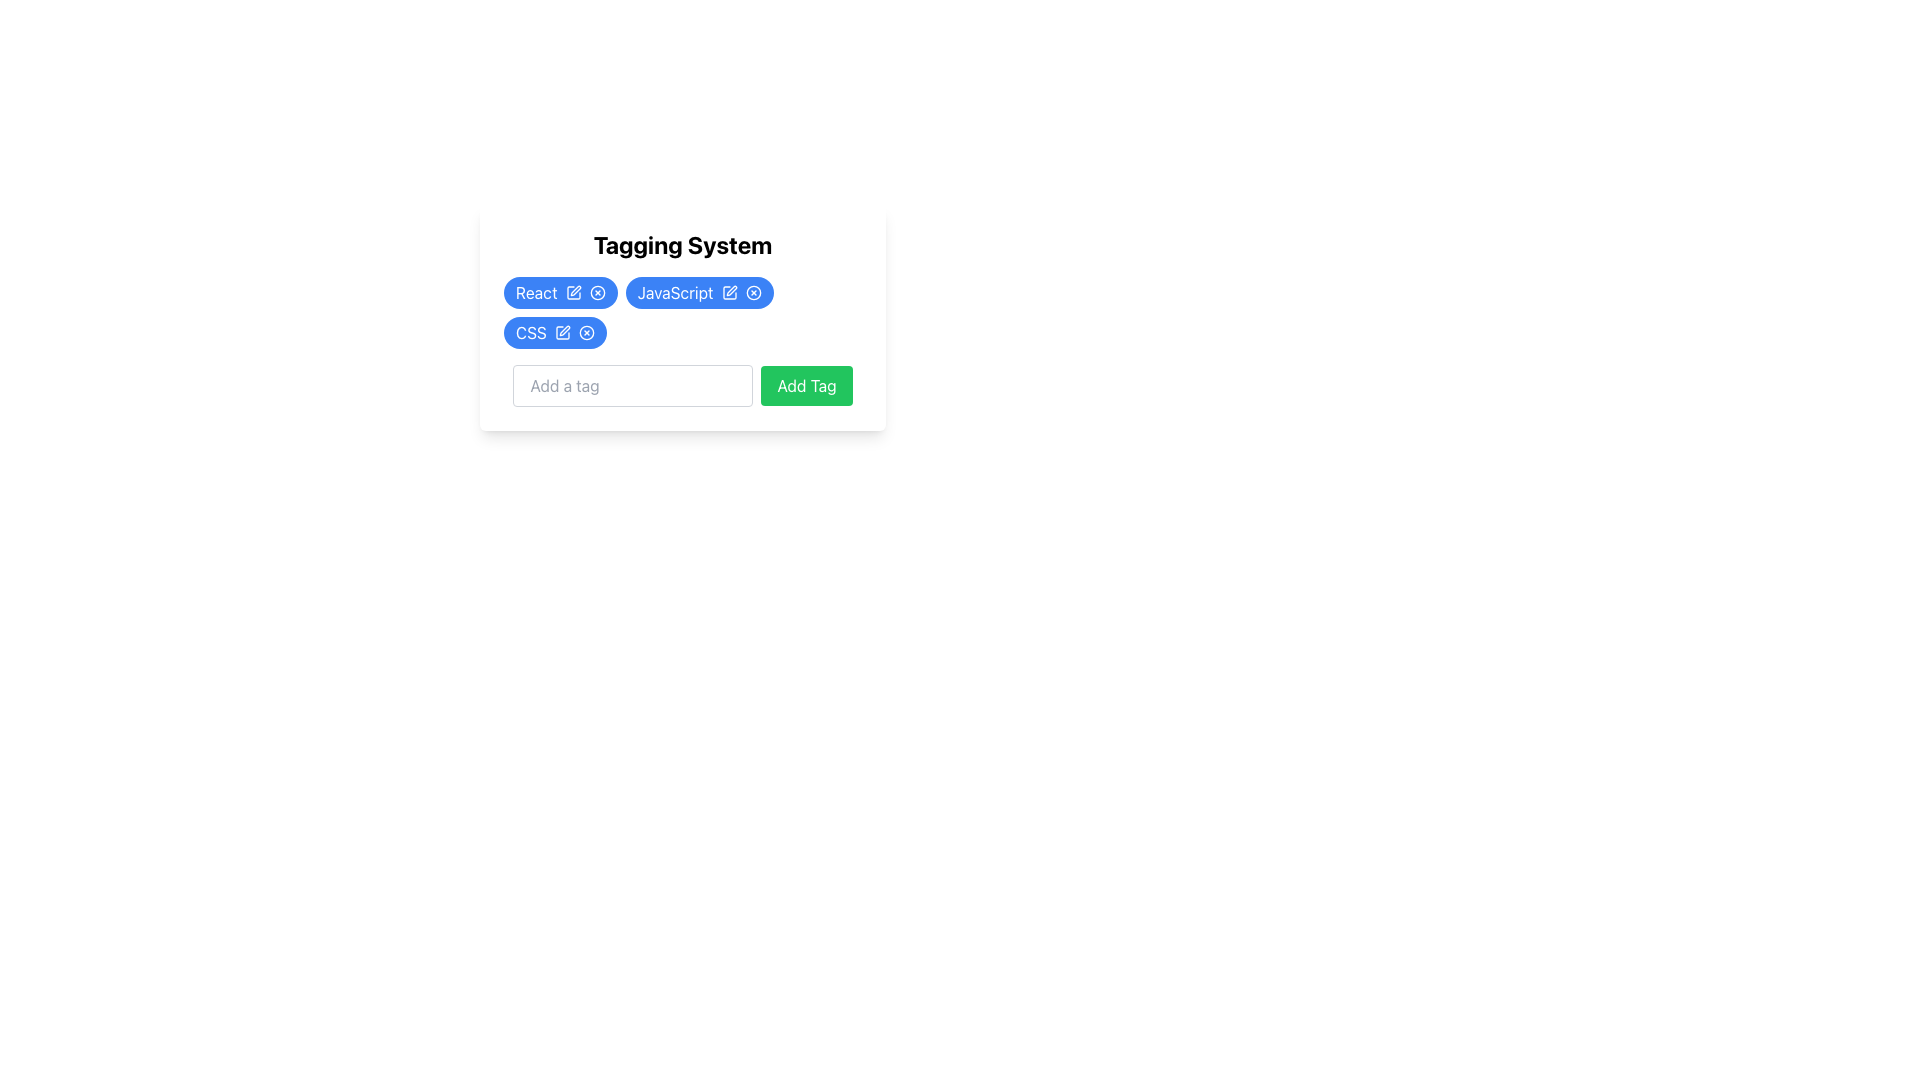 This screenshot has height=1080, width=1920. What do you see at coordinates (728, 293) in the screenshot?
I see `the small pen-shaped icon inside the blue rounded rectangle labeled 'JavaScript'` at bounding box center [728, 293].